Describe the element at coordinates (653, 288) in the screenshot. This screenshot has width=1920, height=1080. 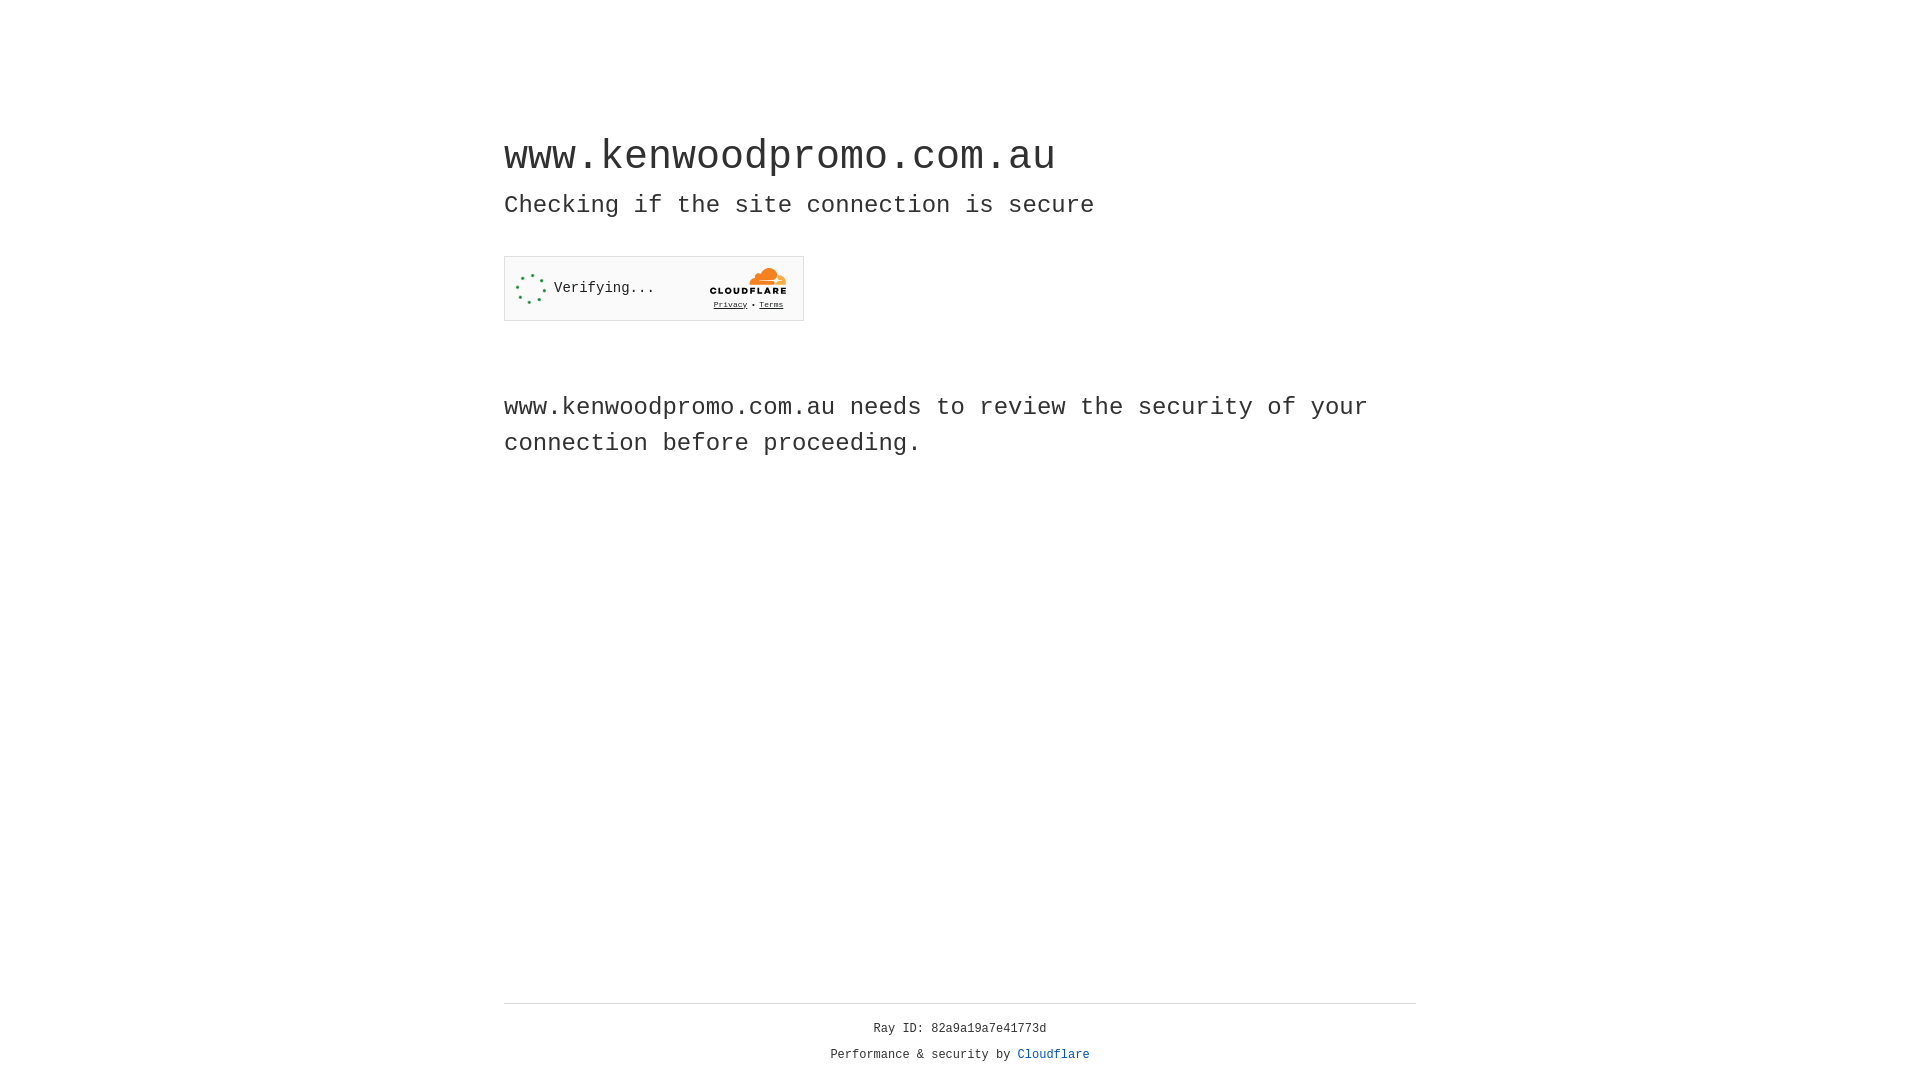
I see `'Widget containing a Cloudflare security challenge'` at that location.